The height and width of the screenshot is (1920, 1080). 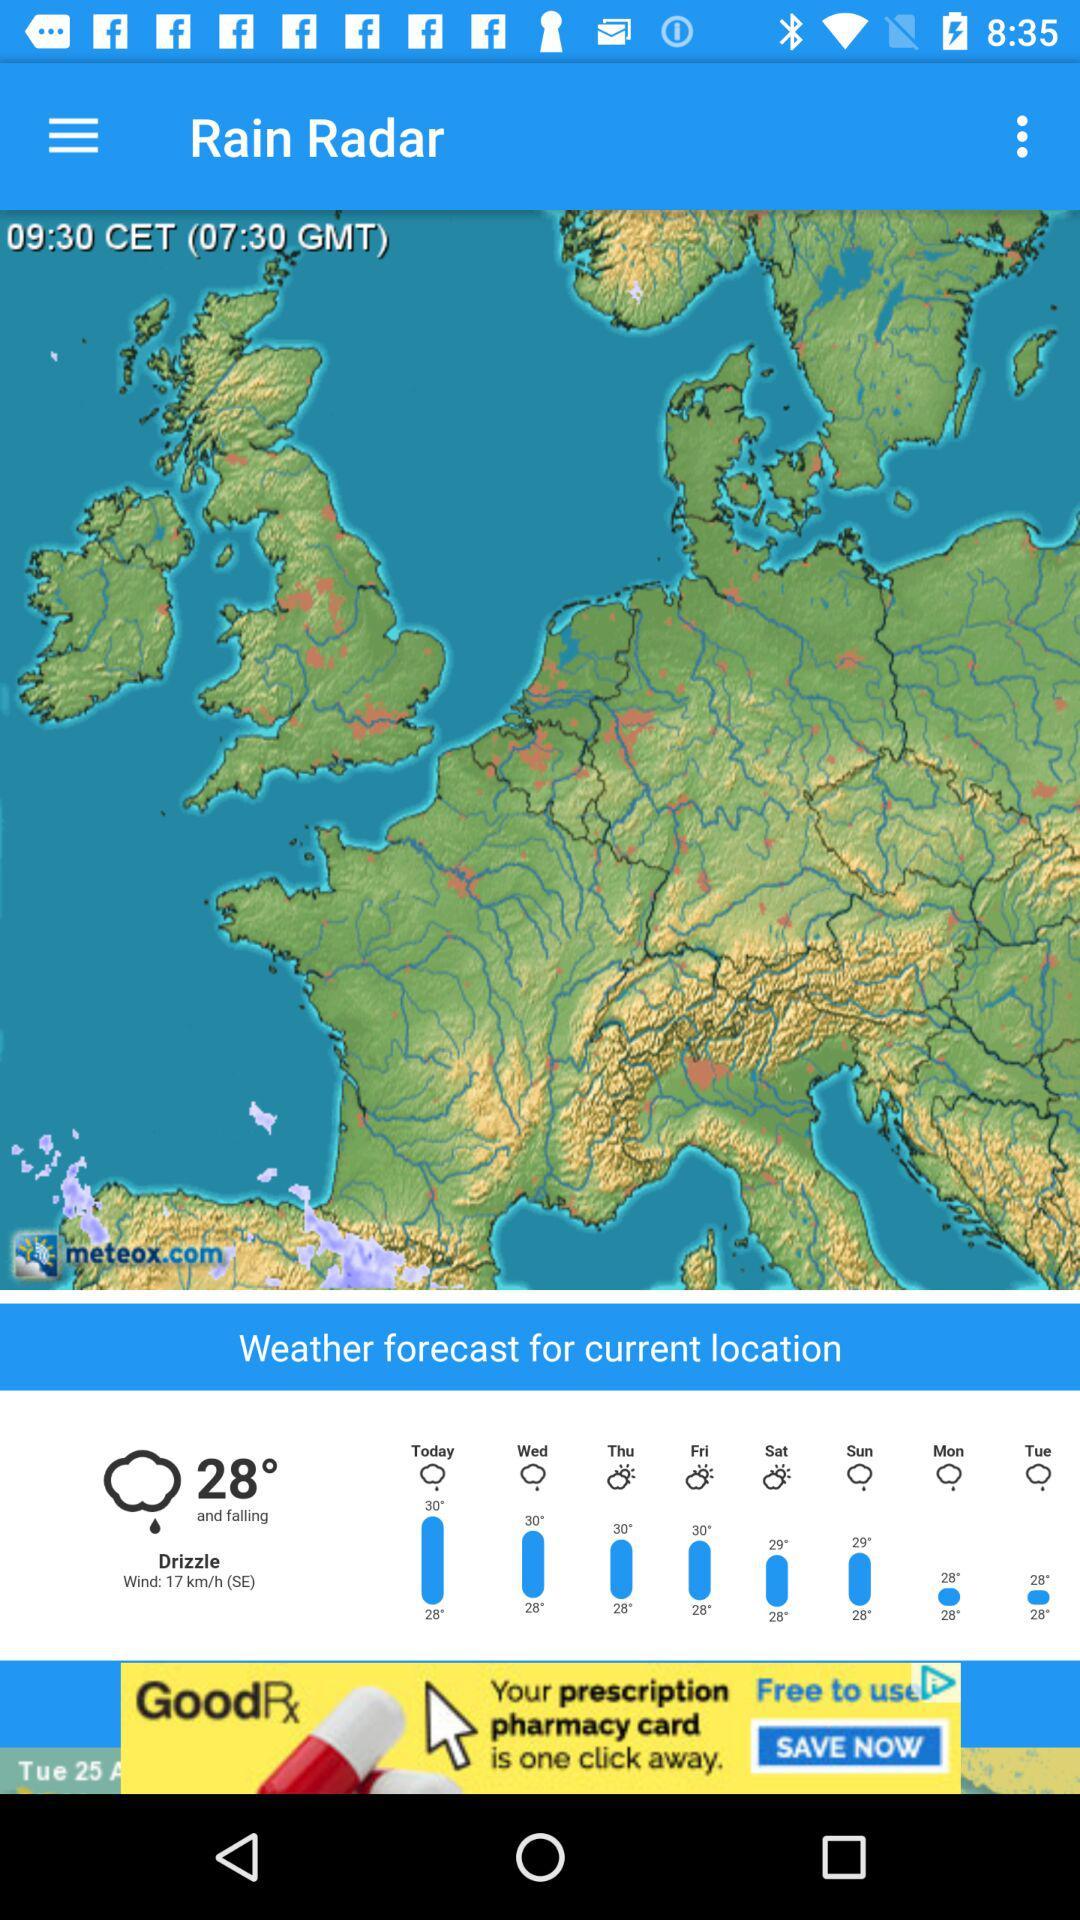 I want to click on description, so click(x=540, y=748).